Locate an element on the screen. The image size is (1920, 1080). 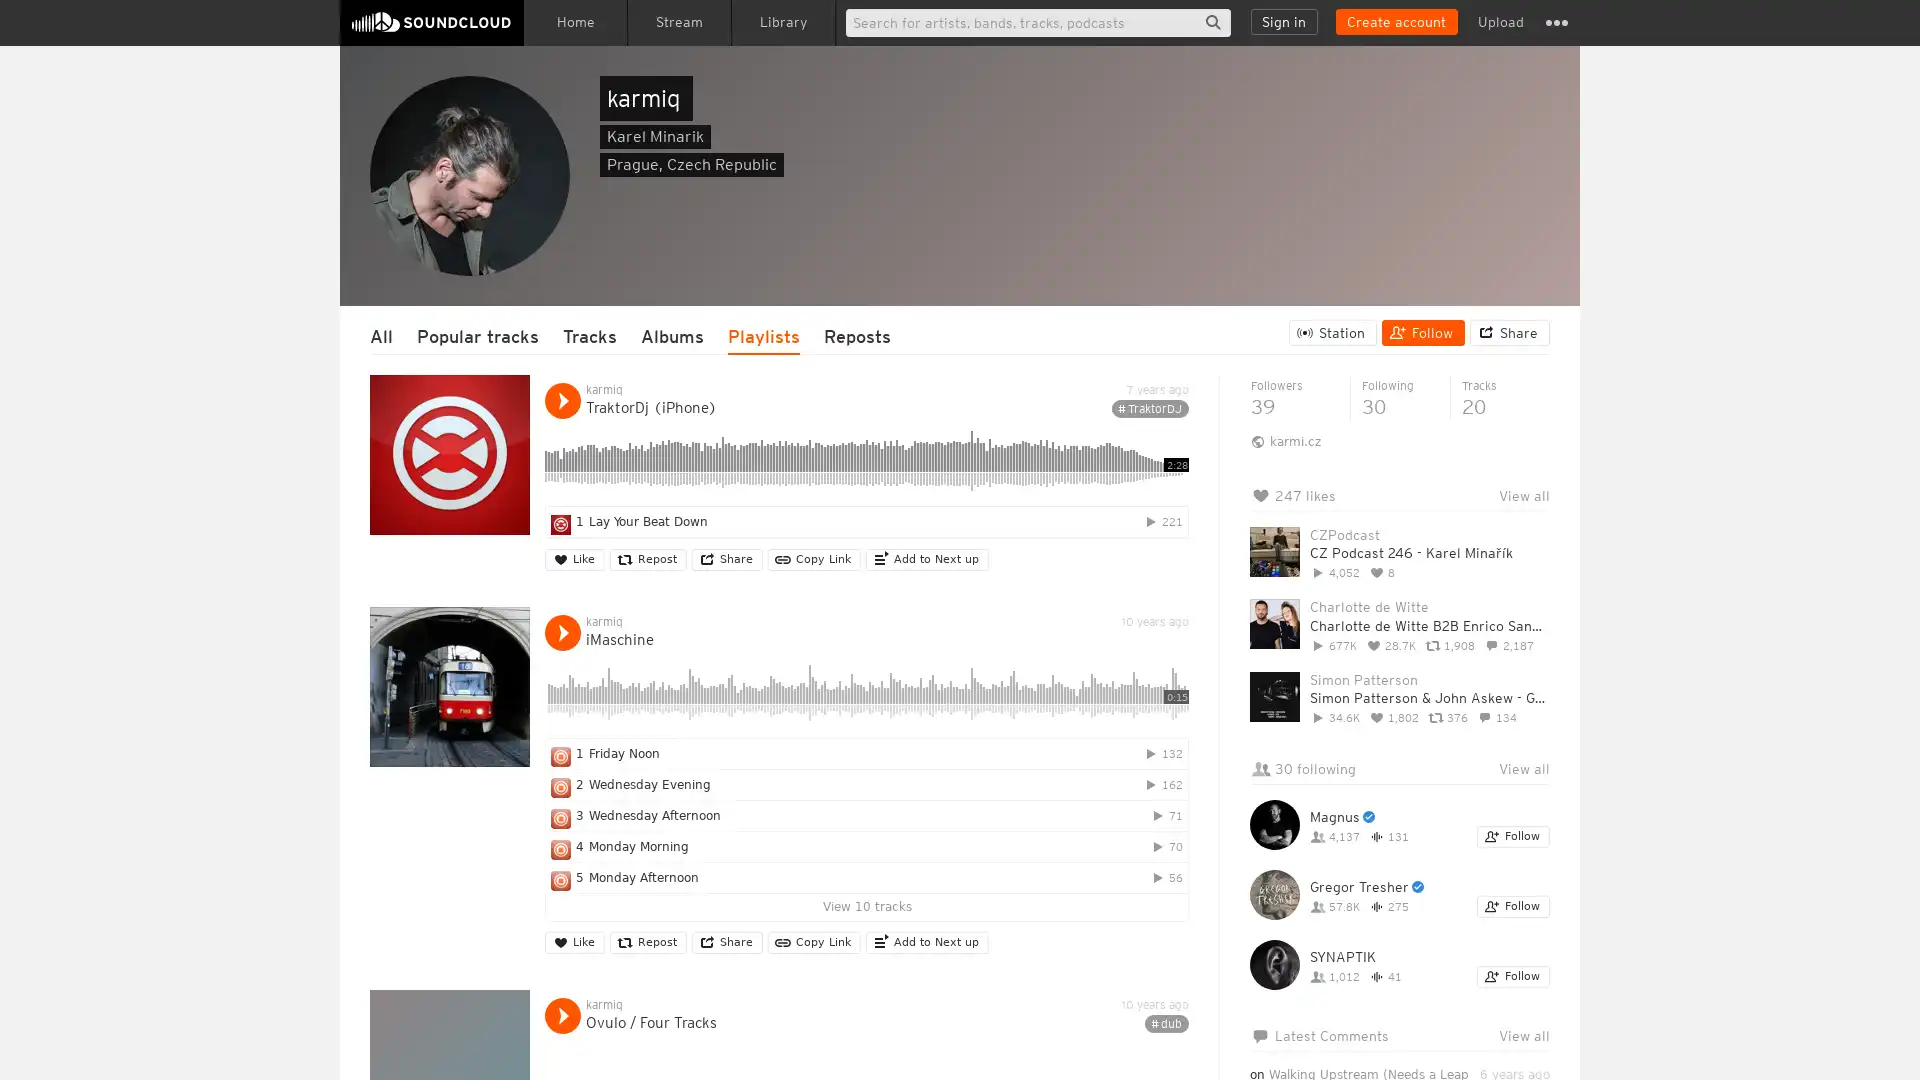
Play is located at coordinates (561, 632).